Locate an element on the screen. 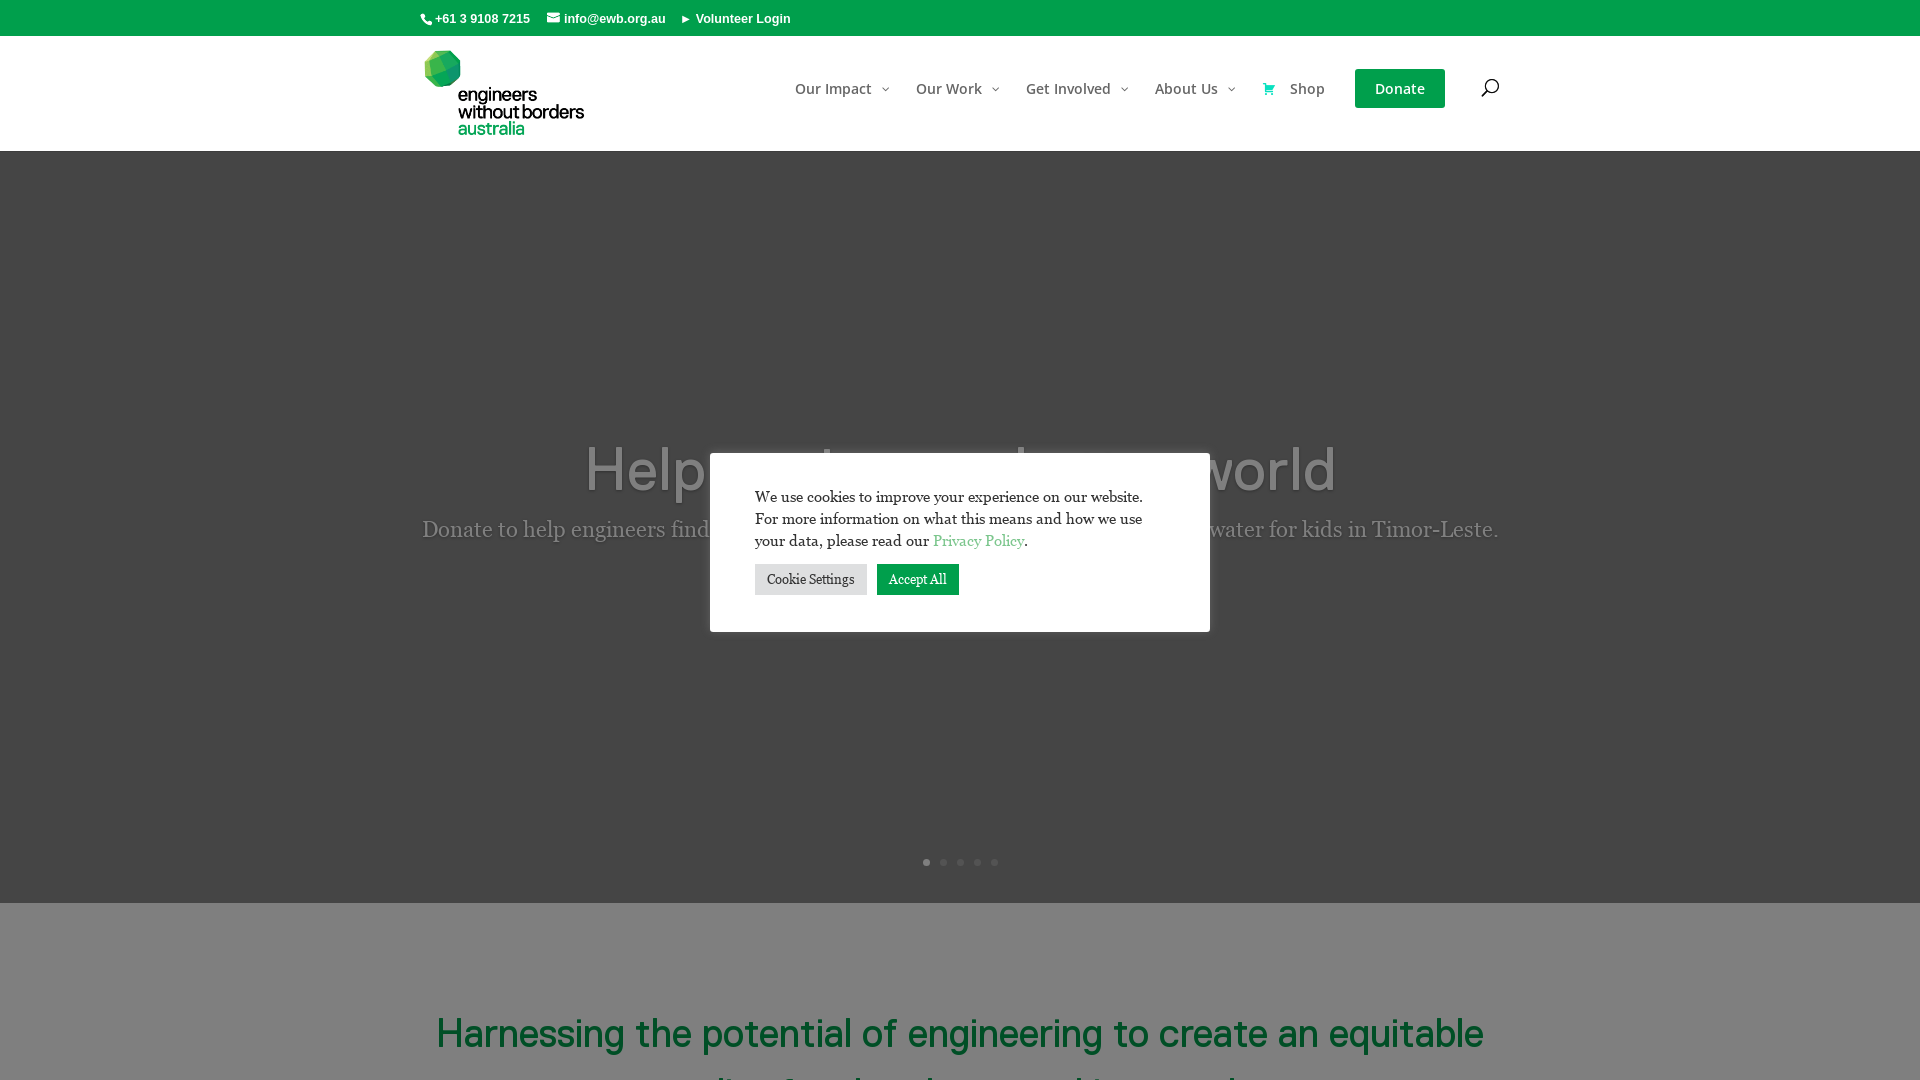 This screenshot has height=1080, width=1920. 'About Us' is located at coordinates (1193, 110).